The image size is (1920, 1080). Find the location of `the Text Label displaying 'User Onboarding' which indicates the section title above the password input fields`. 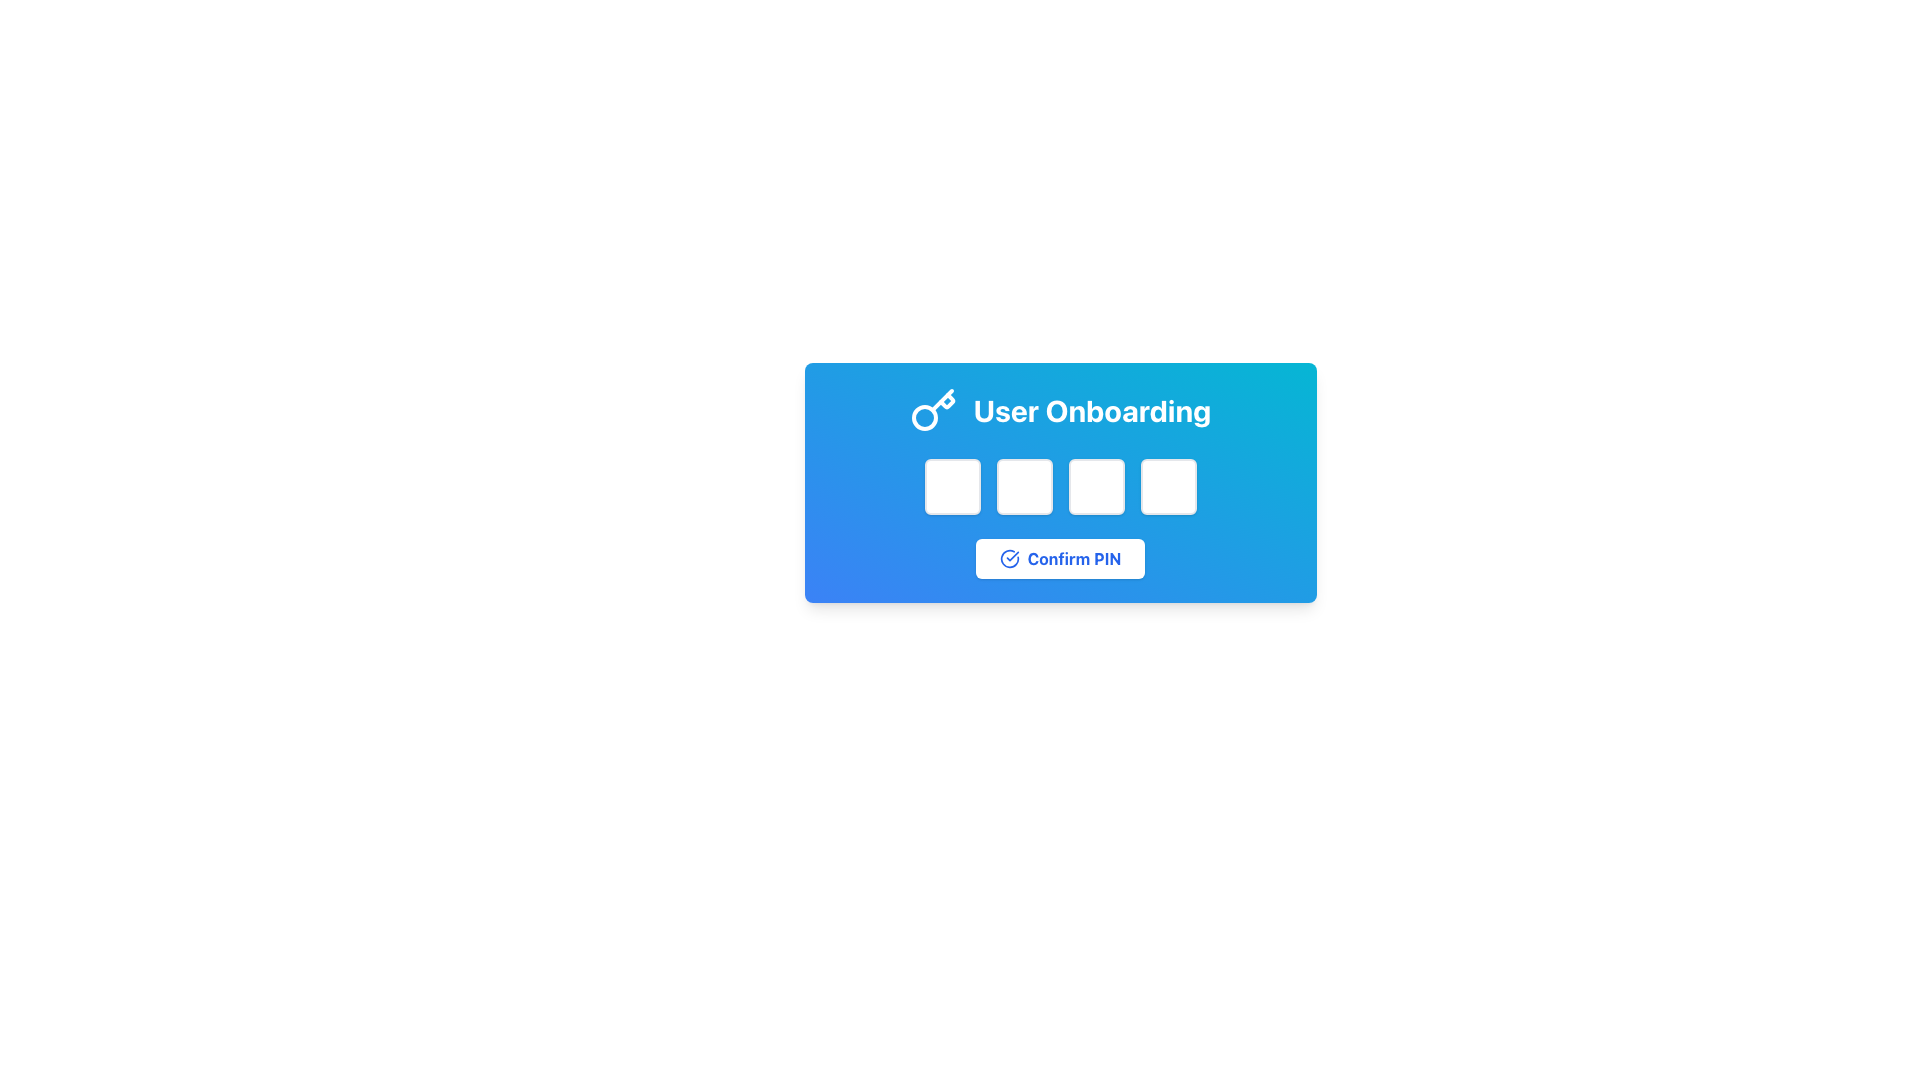

the Text Label displaying 'User Onboarding' which indicates the section title above the password input fields is located at coordinates (1059, 410).